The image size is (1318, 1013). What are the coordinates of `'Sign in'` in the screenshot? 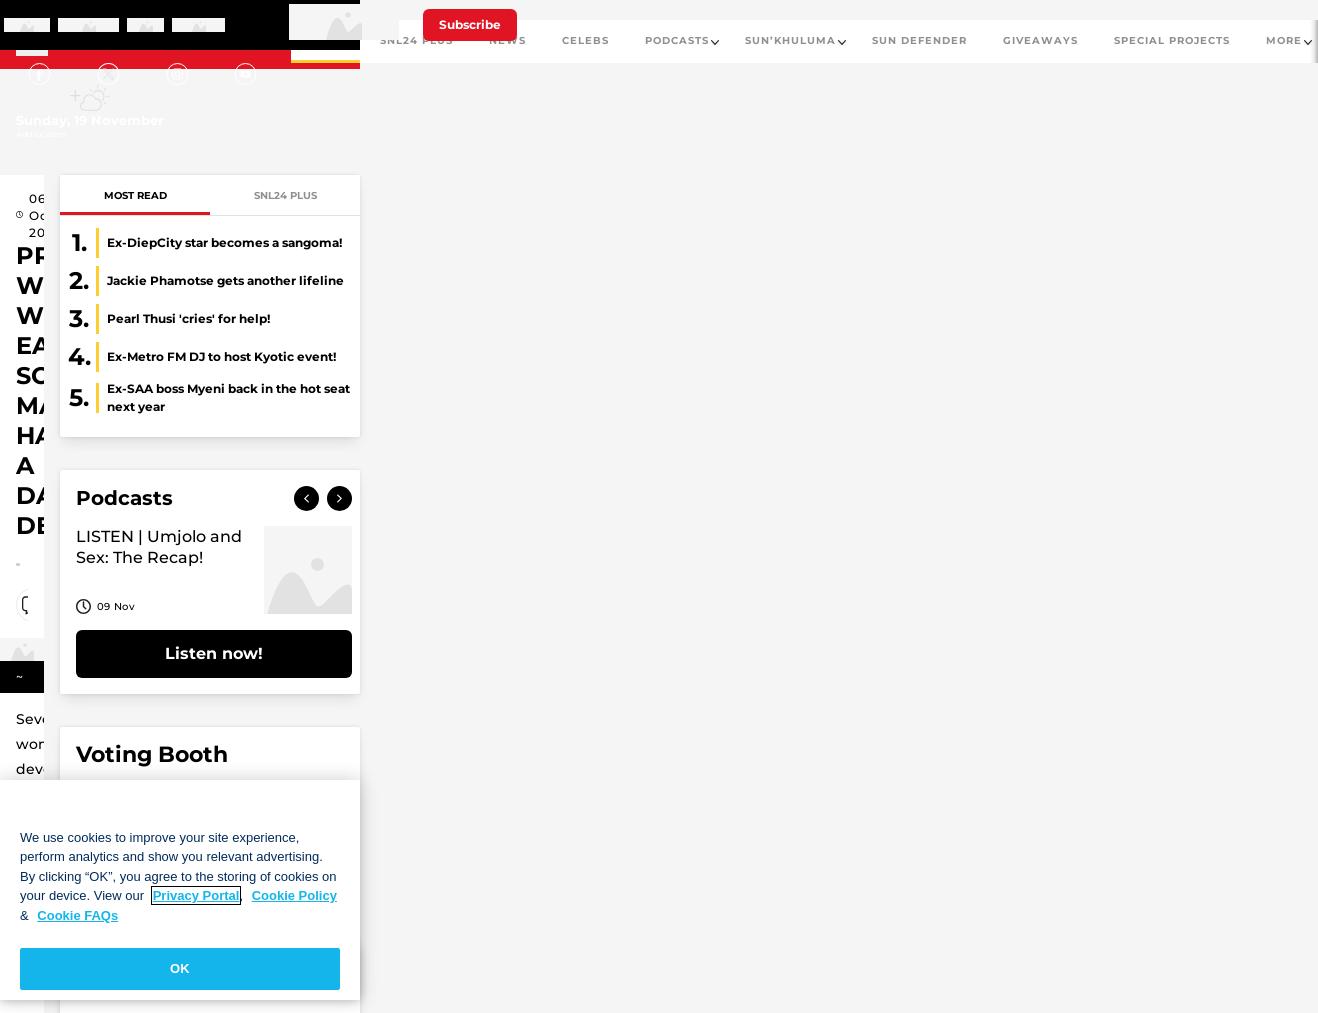 It's located at (541, 22).